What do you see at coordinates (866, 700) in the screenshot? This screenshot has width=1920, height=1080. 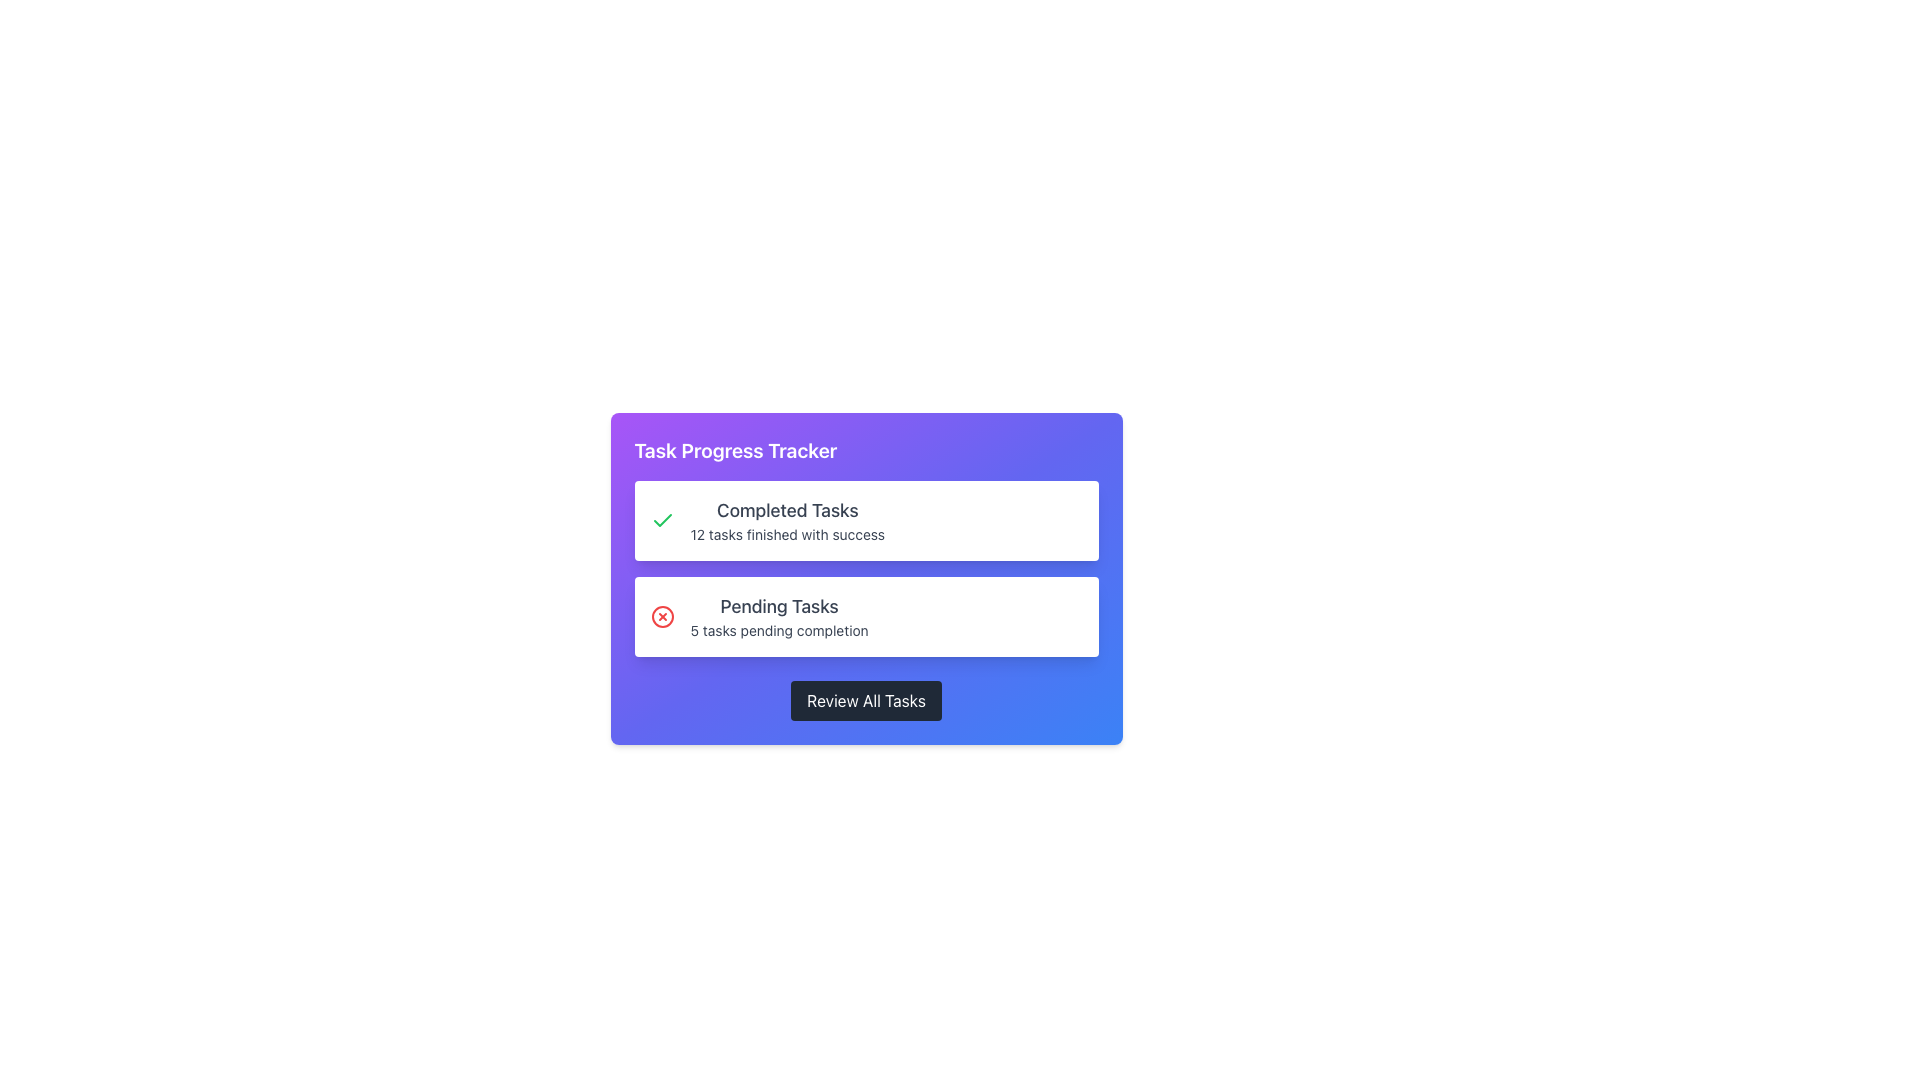 I see `the central button located below the task statuses to review all tasks in the list` at bounding box center [866, 700].